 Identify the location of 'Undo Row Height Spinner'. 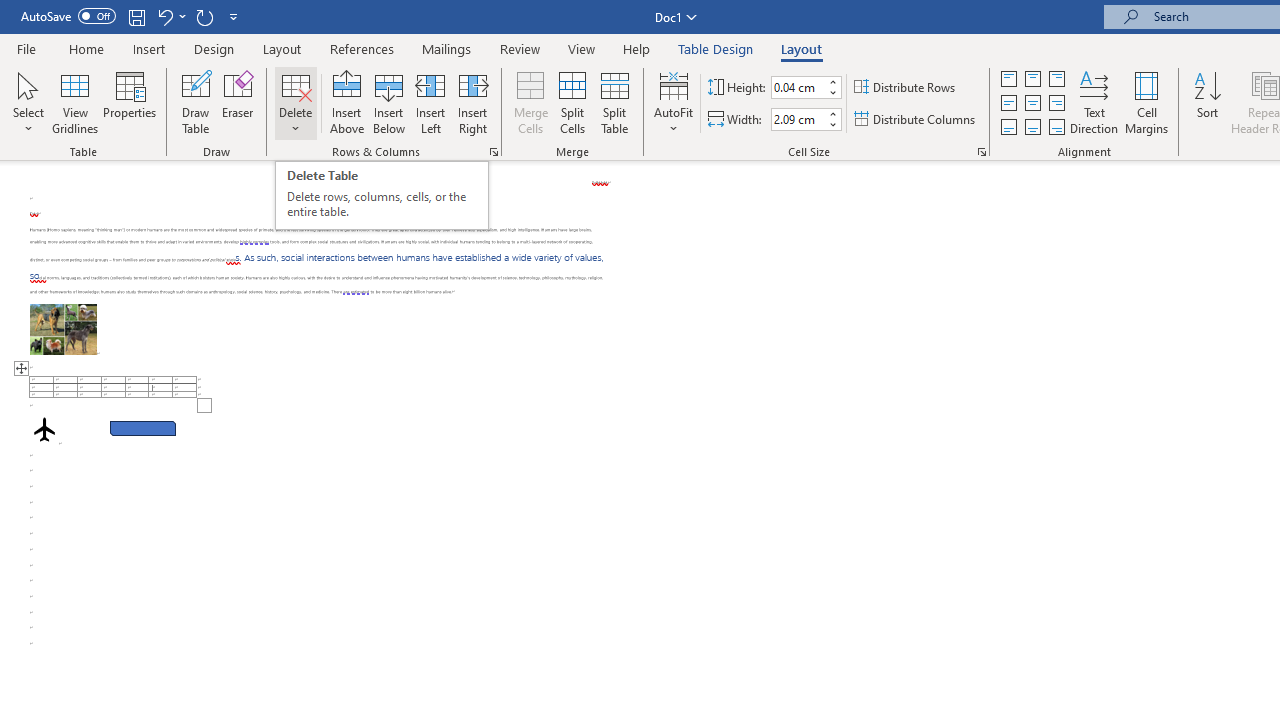
(164, 16).